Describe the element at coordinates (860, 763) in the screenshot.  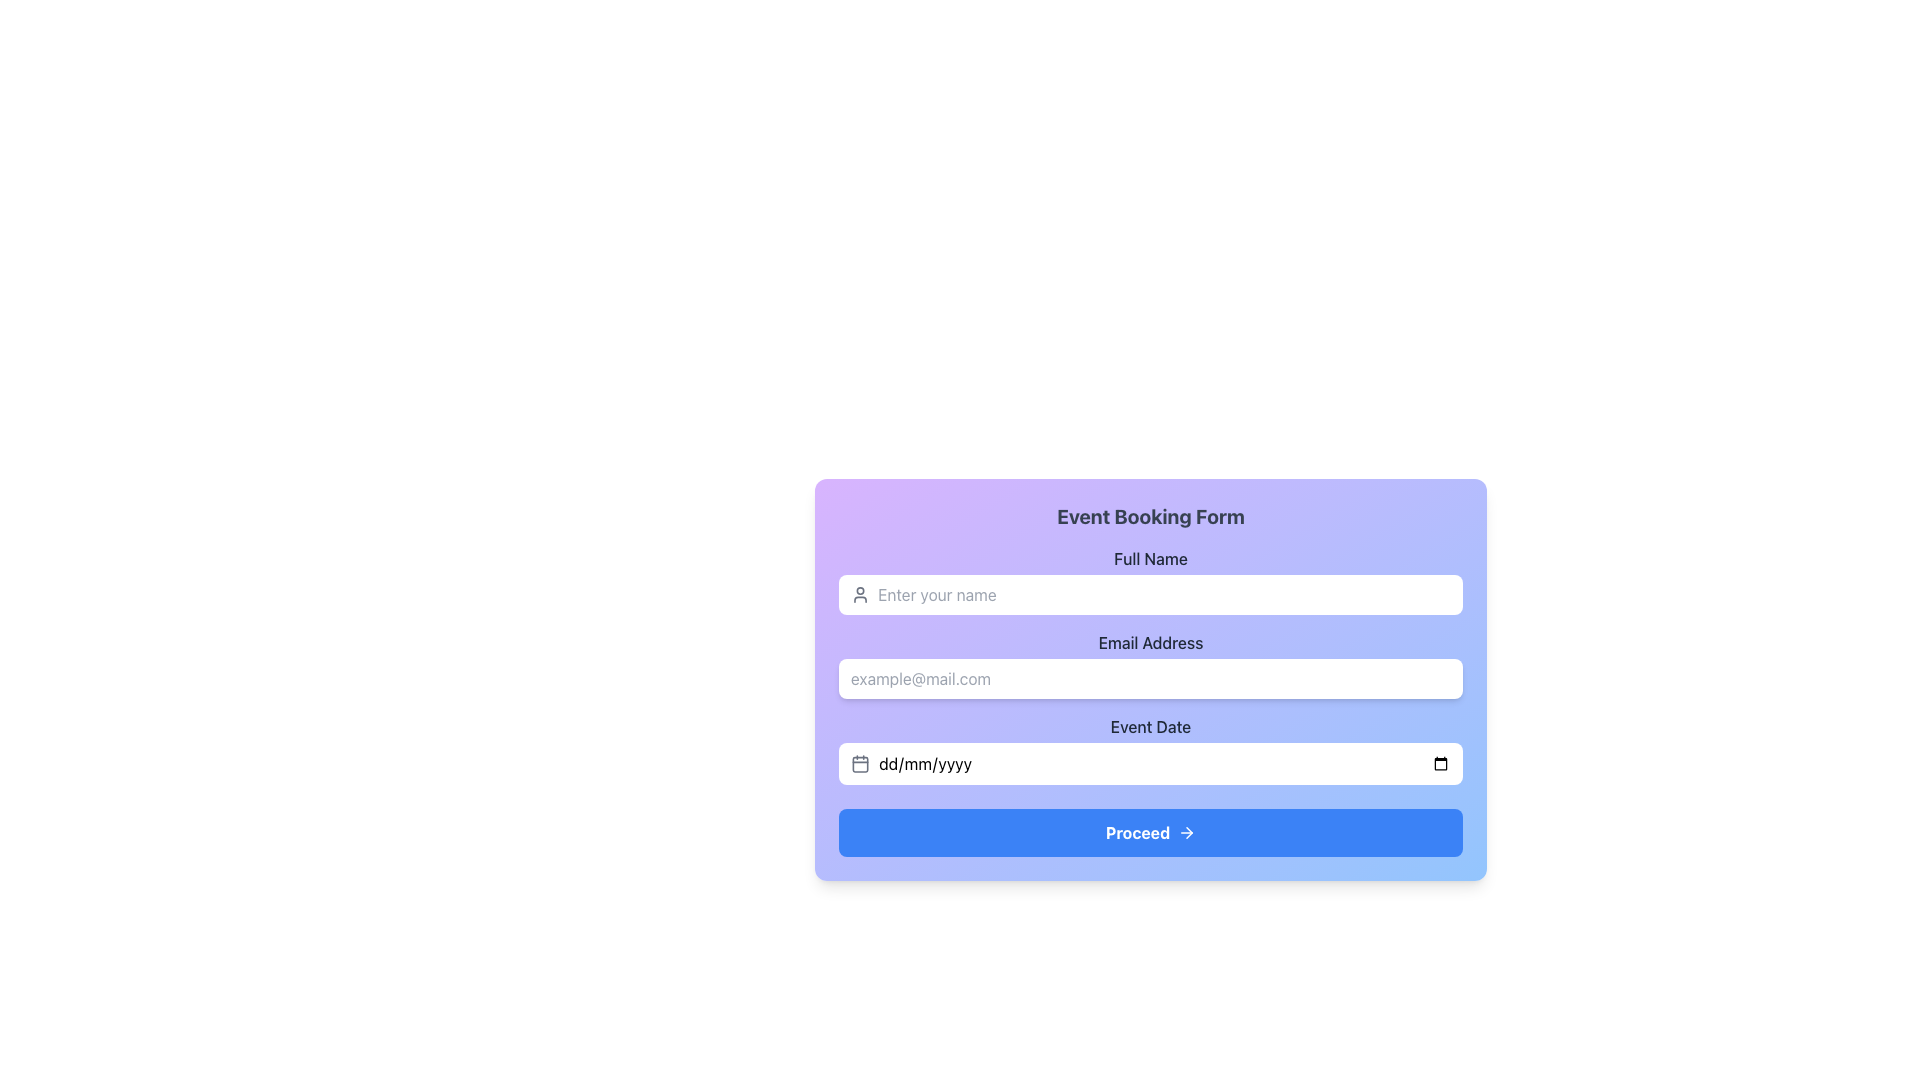
I see `the date selection icon located in the 'Event Booking Form' next to the 'Event Date' input field to invoke the date picker` at that location.